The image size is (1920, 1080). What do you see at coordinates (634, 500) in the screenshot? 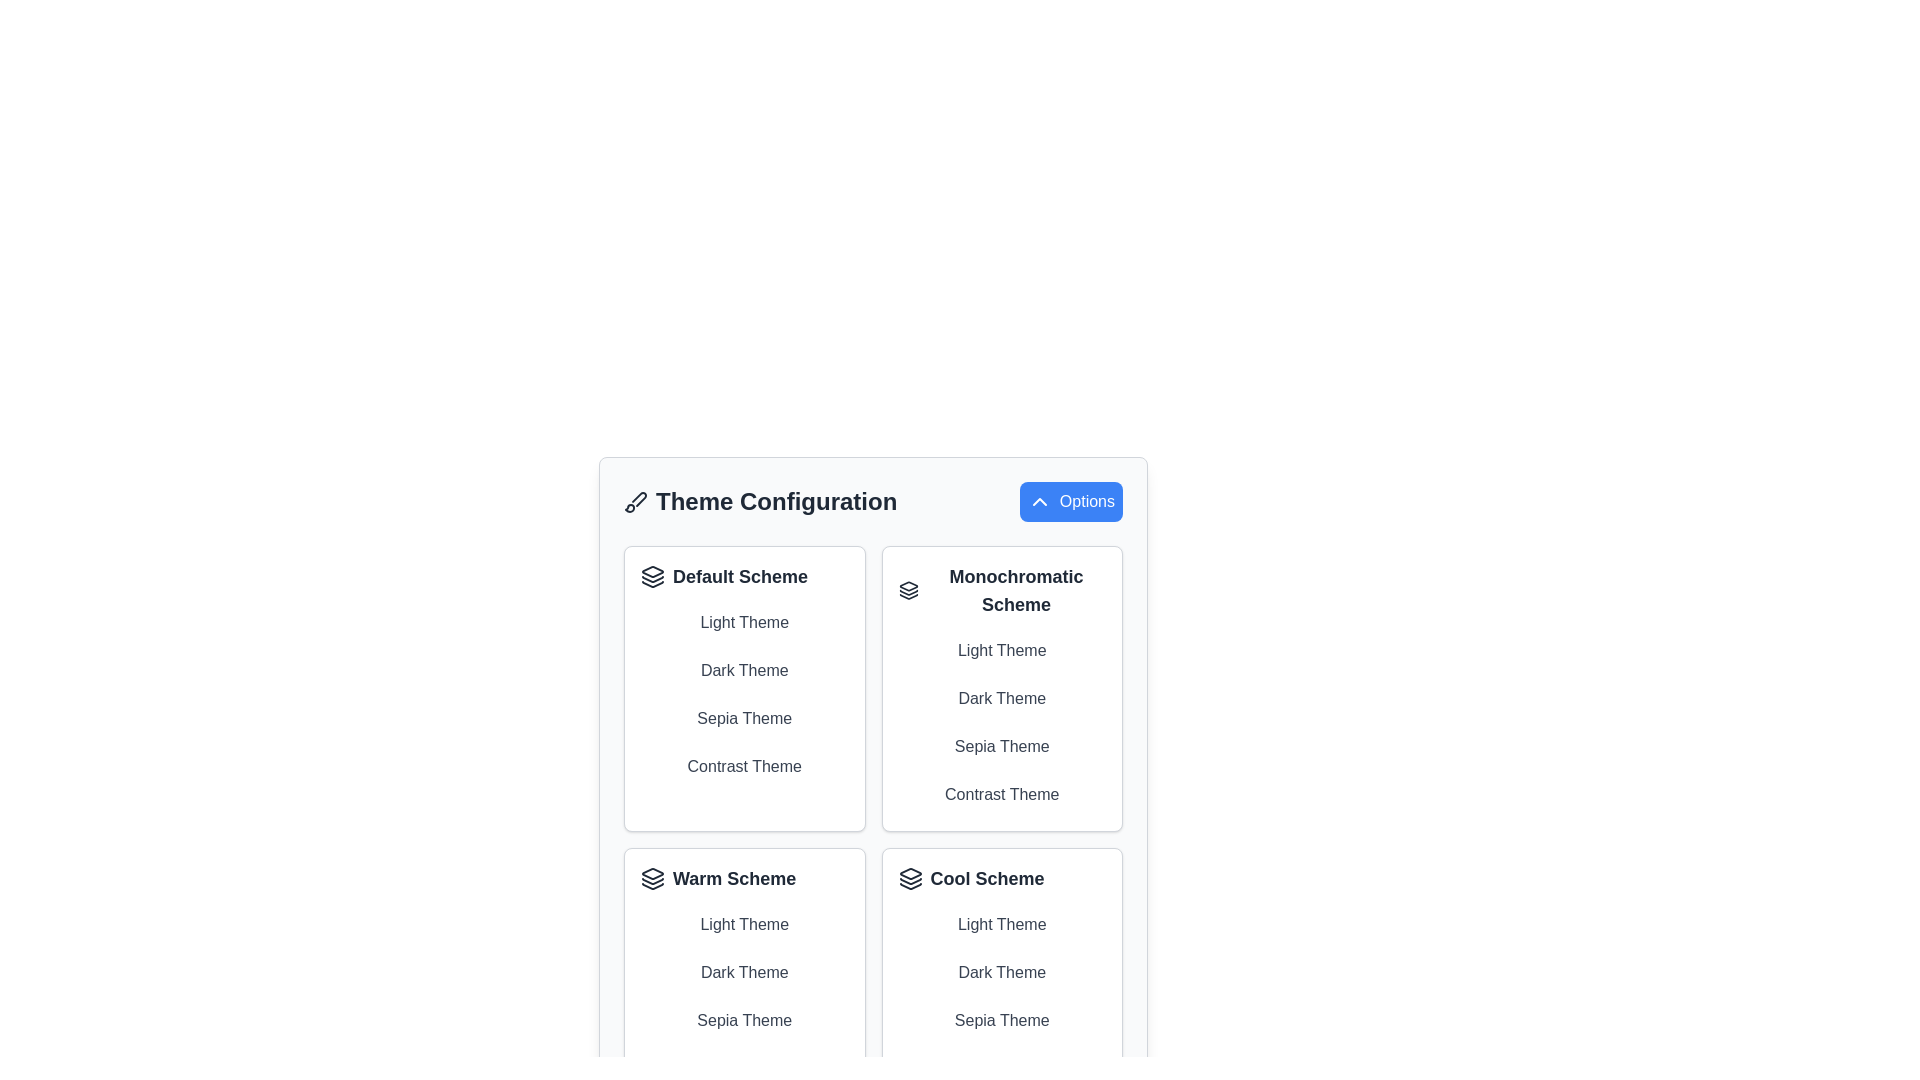
I see `the brush icon located within the 'Theme Configuration' header` at bounding box center [634, 500].